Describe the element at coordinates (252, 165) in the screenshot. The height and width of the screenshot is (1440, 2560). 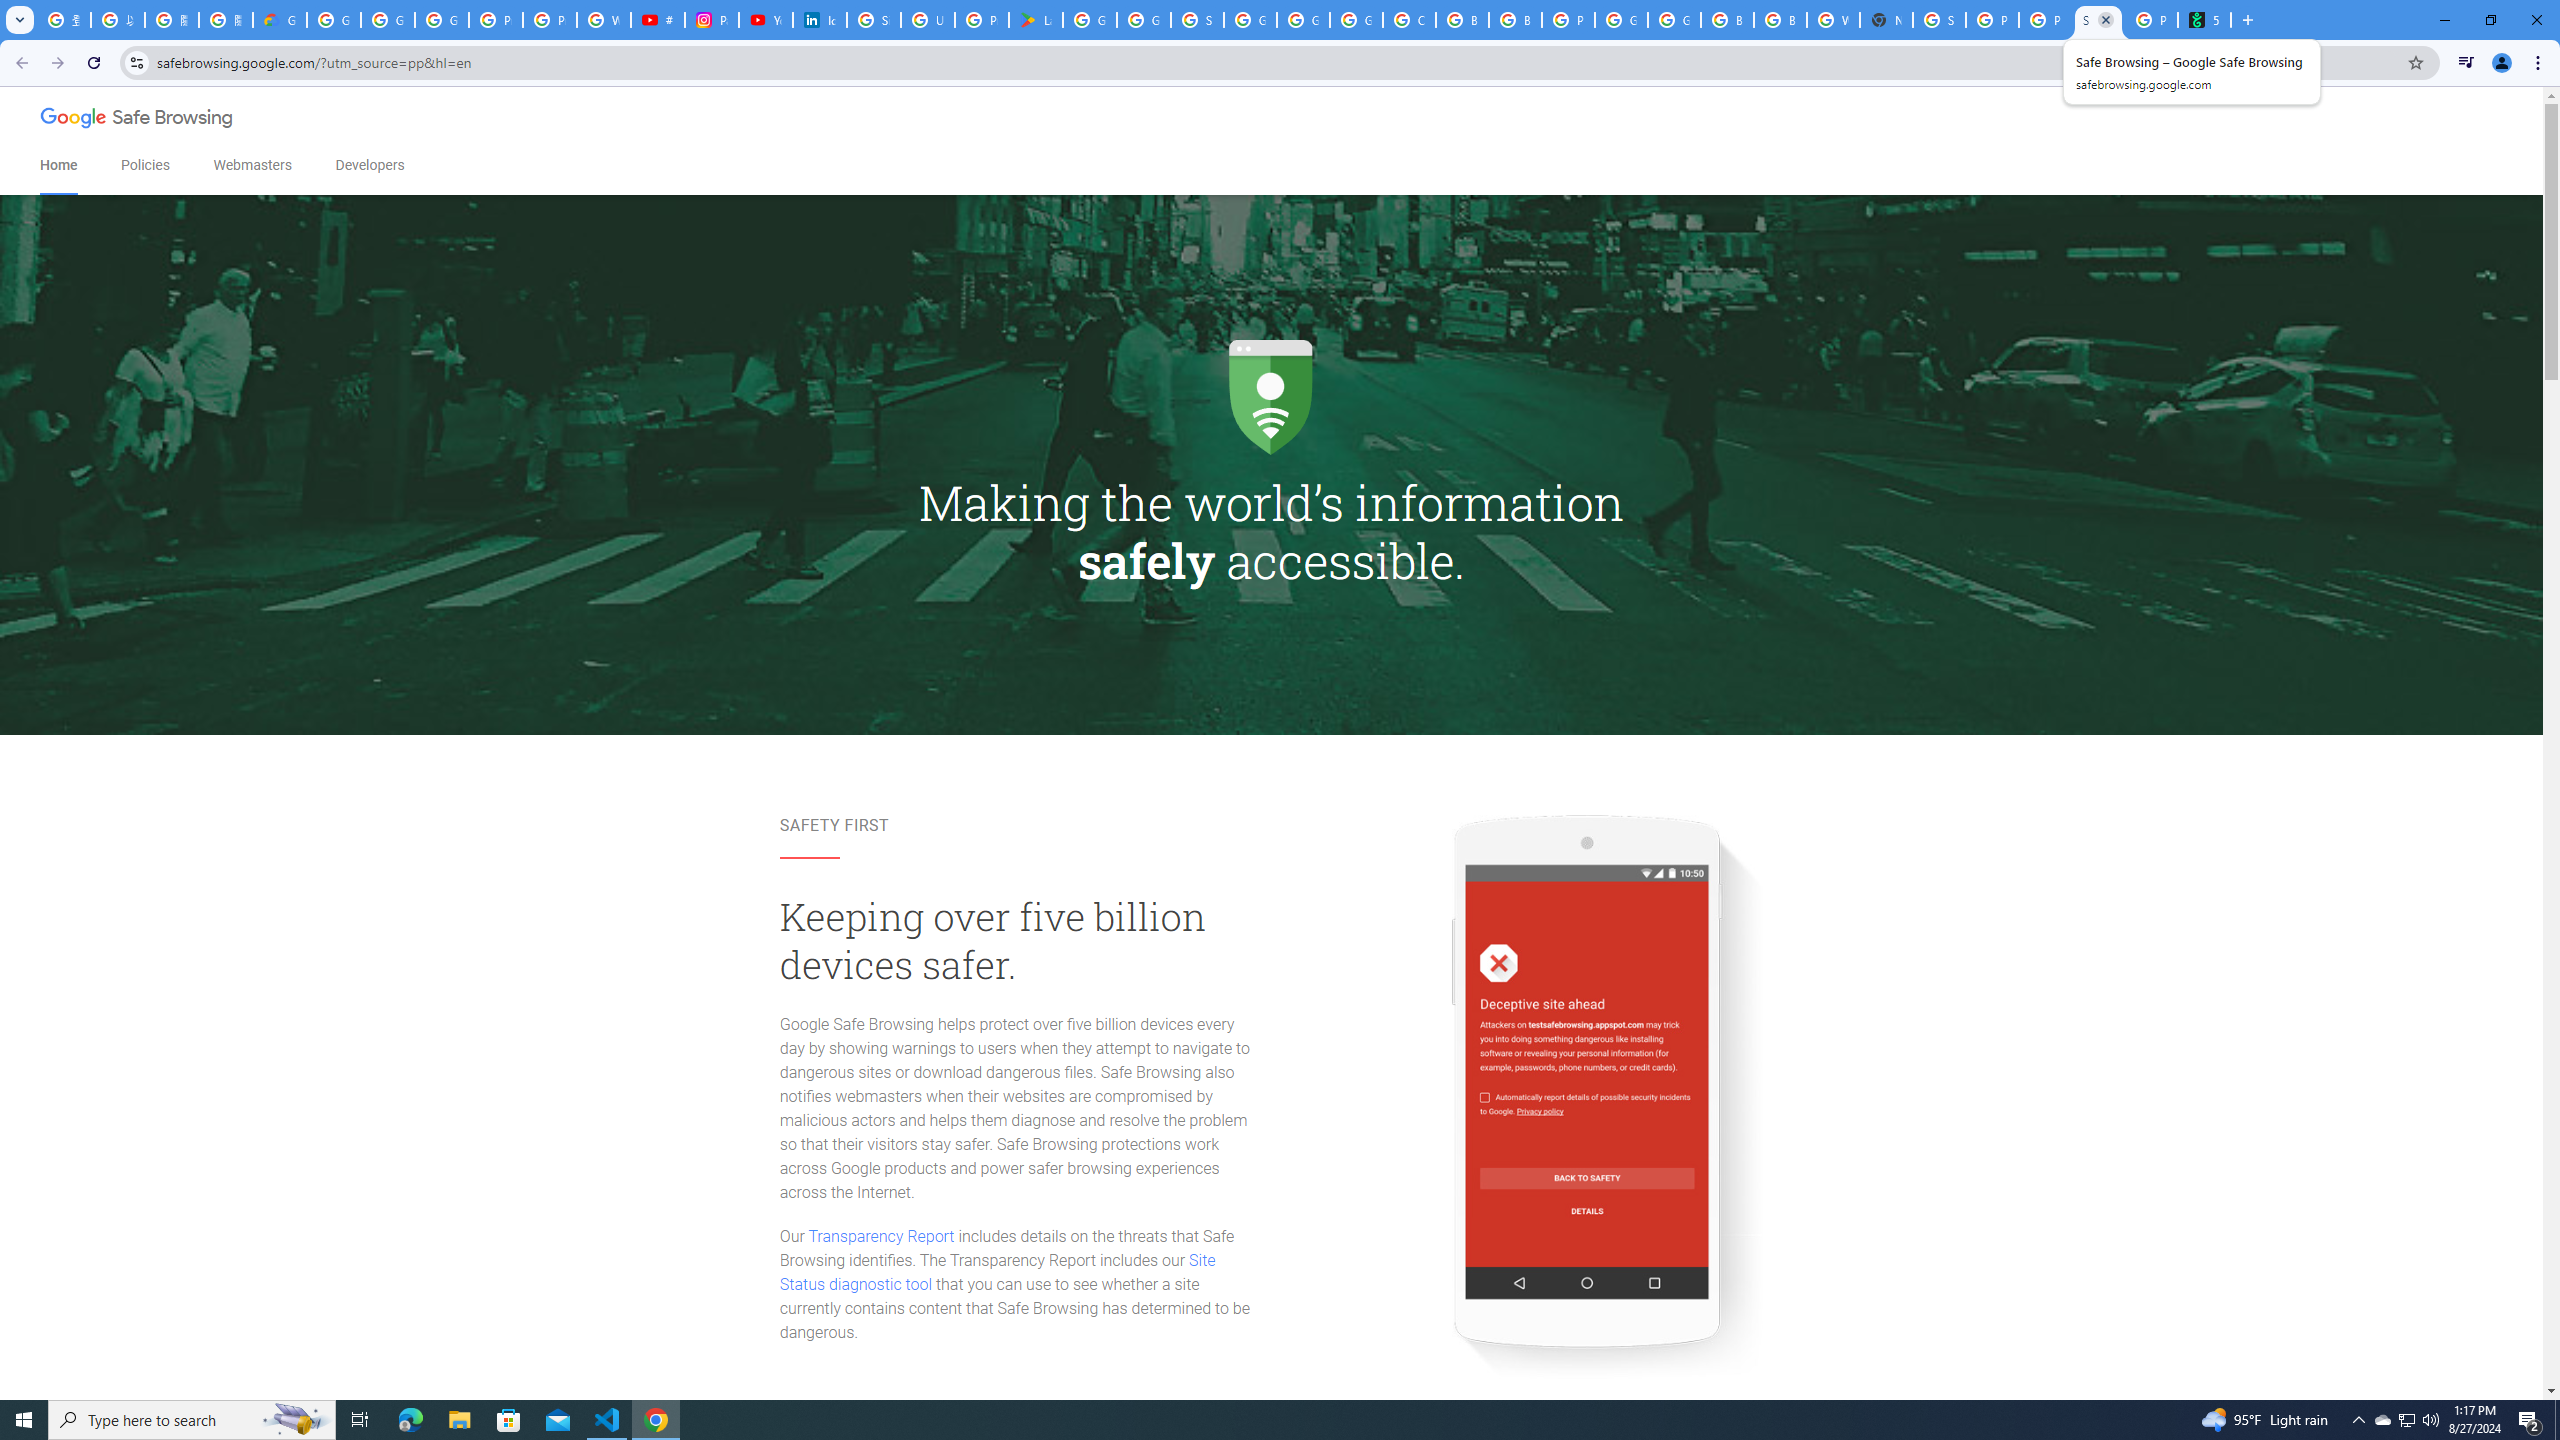
I see `'Webmasters'` at that location.